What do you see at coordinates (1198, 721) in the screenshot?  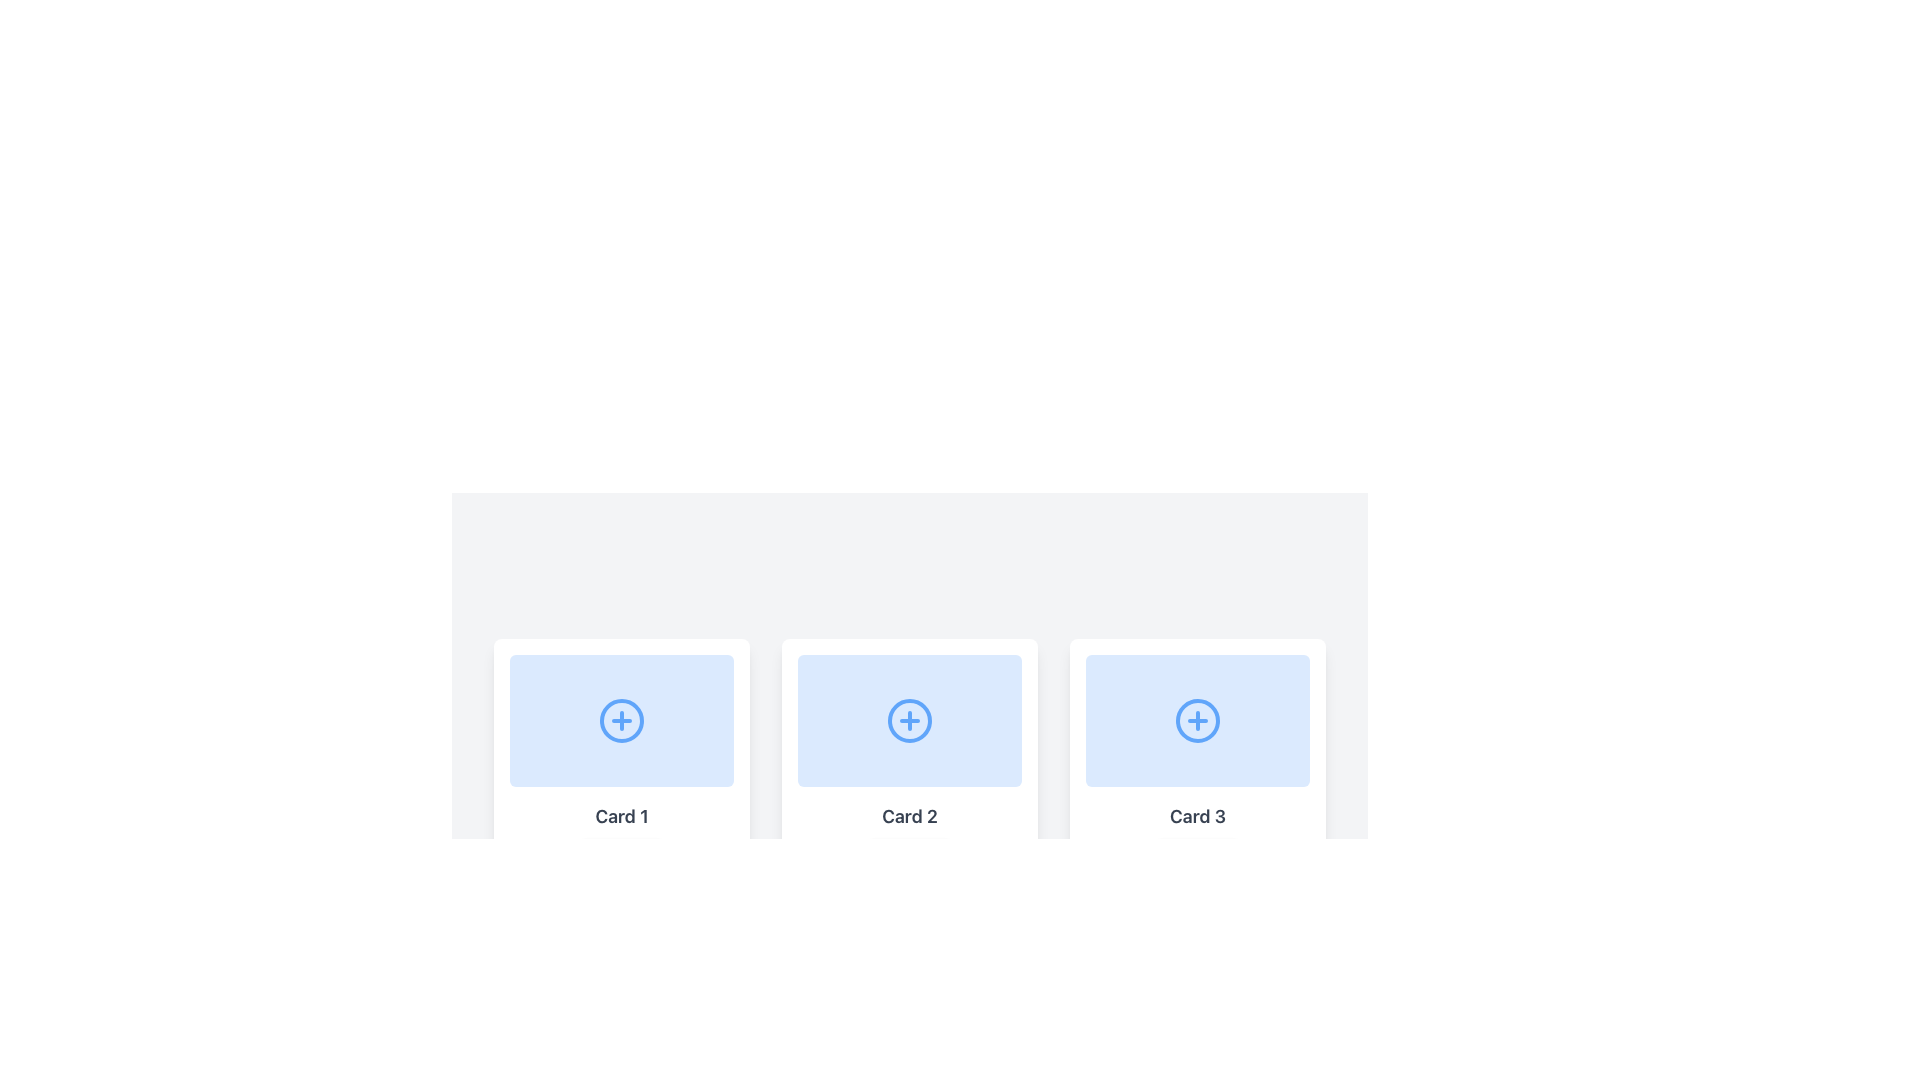 I see `the circular button located in the third card with a blue background to initiate the creation process` at bounding box center [1198, 721].